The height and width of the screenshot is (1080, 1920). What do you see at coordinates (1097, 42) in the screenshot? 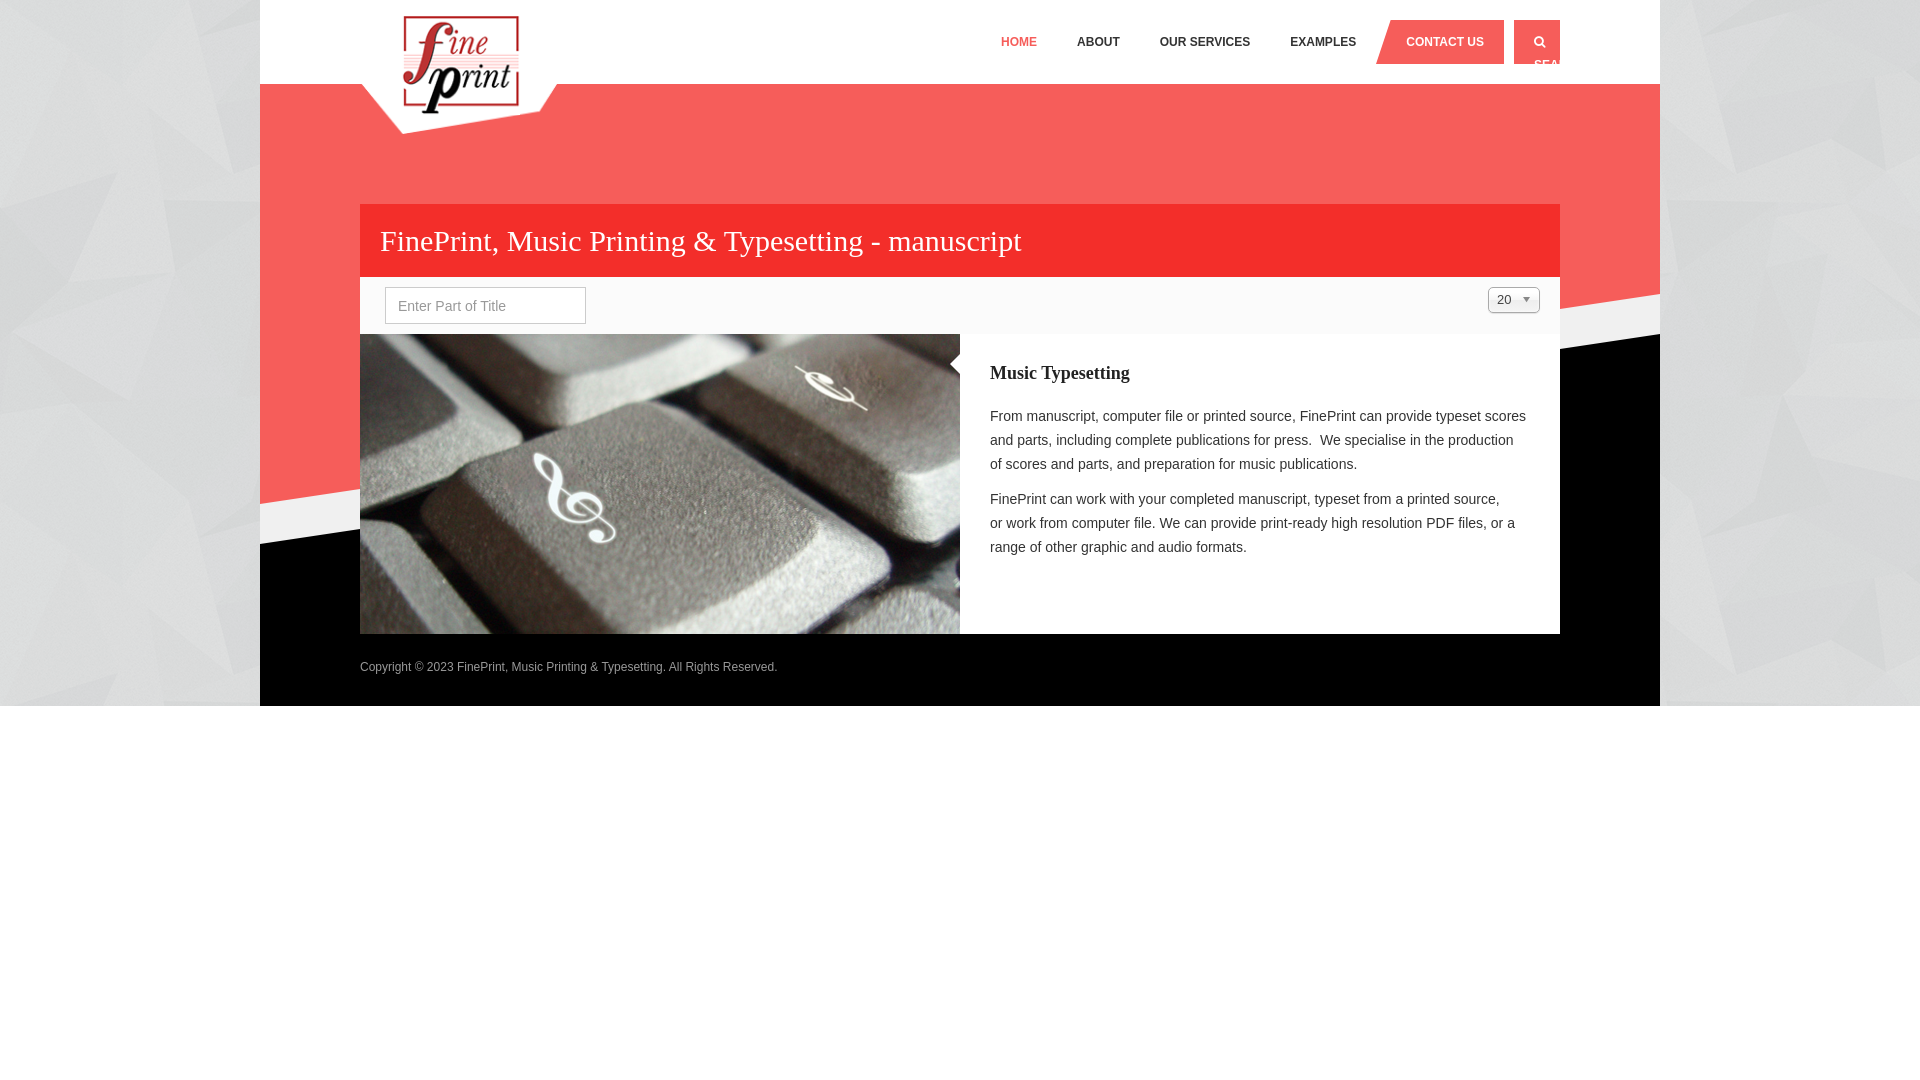
I see `'ABOUT'` at bounding box center [1097, 42].